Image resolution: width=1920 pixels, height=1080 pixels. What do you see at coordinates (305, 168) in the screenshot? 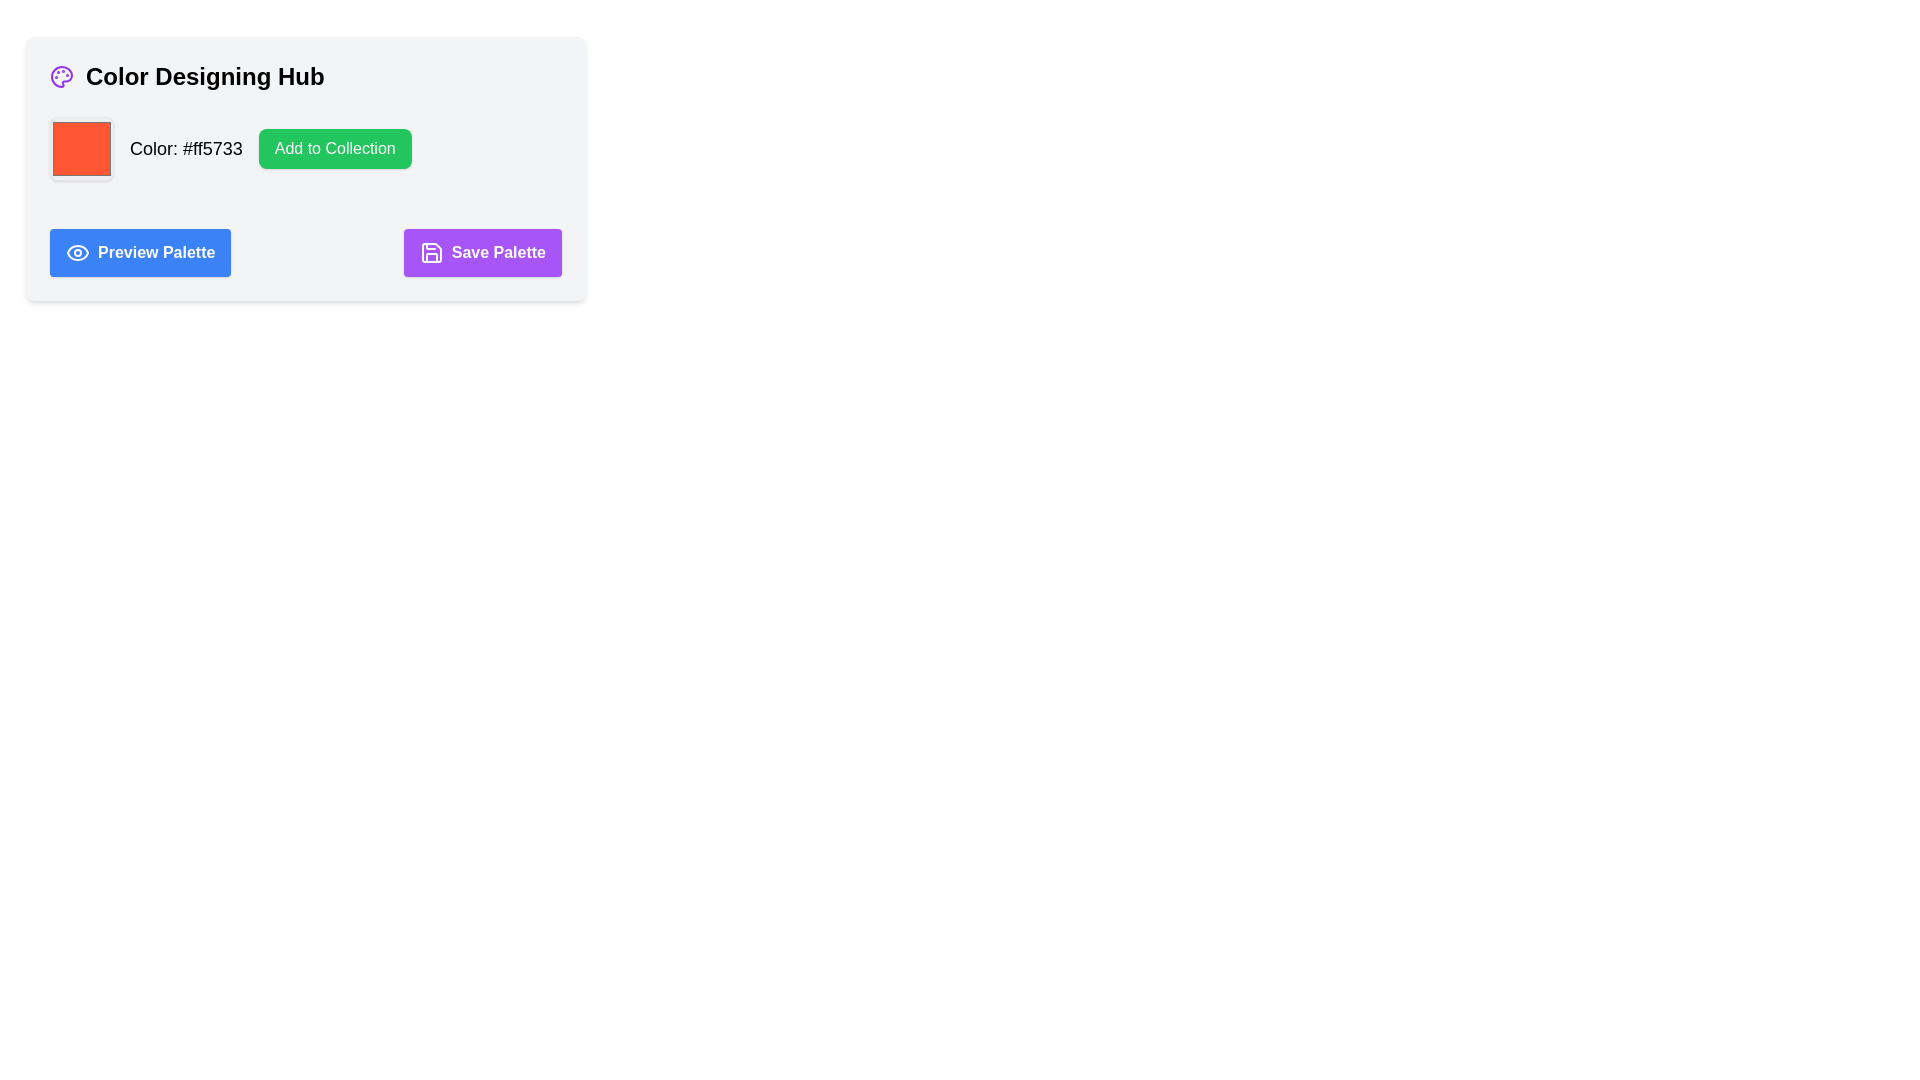
I see `the green 'Add to Collection' button located in the 'Color Designing Hub' panel` at bounding box center [305, 168].